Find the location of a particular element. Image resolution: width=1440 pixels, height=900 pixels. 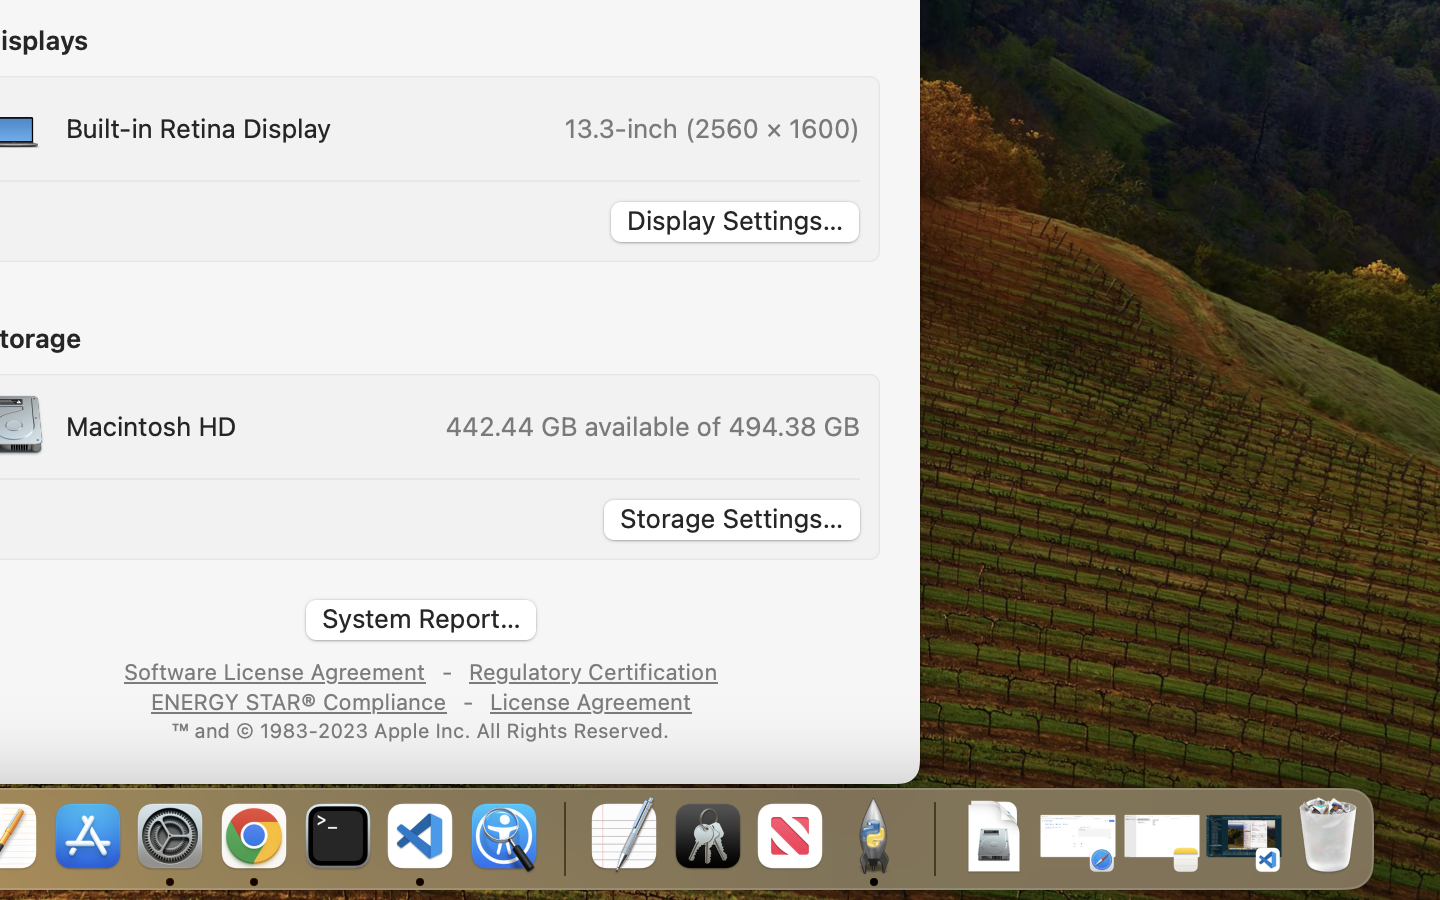

'Regulatory Certification' is located at coordinates (591, 669).